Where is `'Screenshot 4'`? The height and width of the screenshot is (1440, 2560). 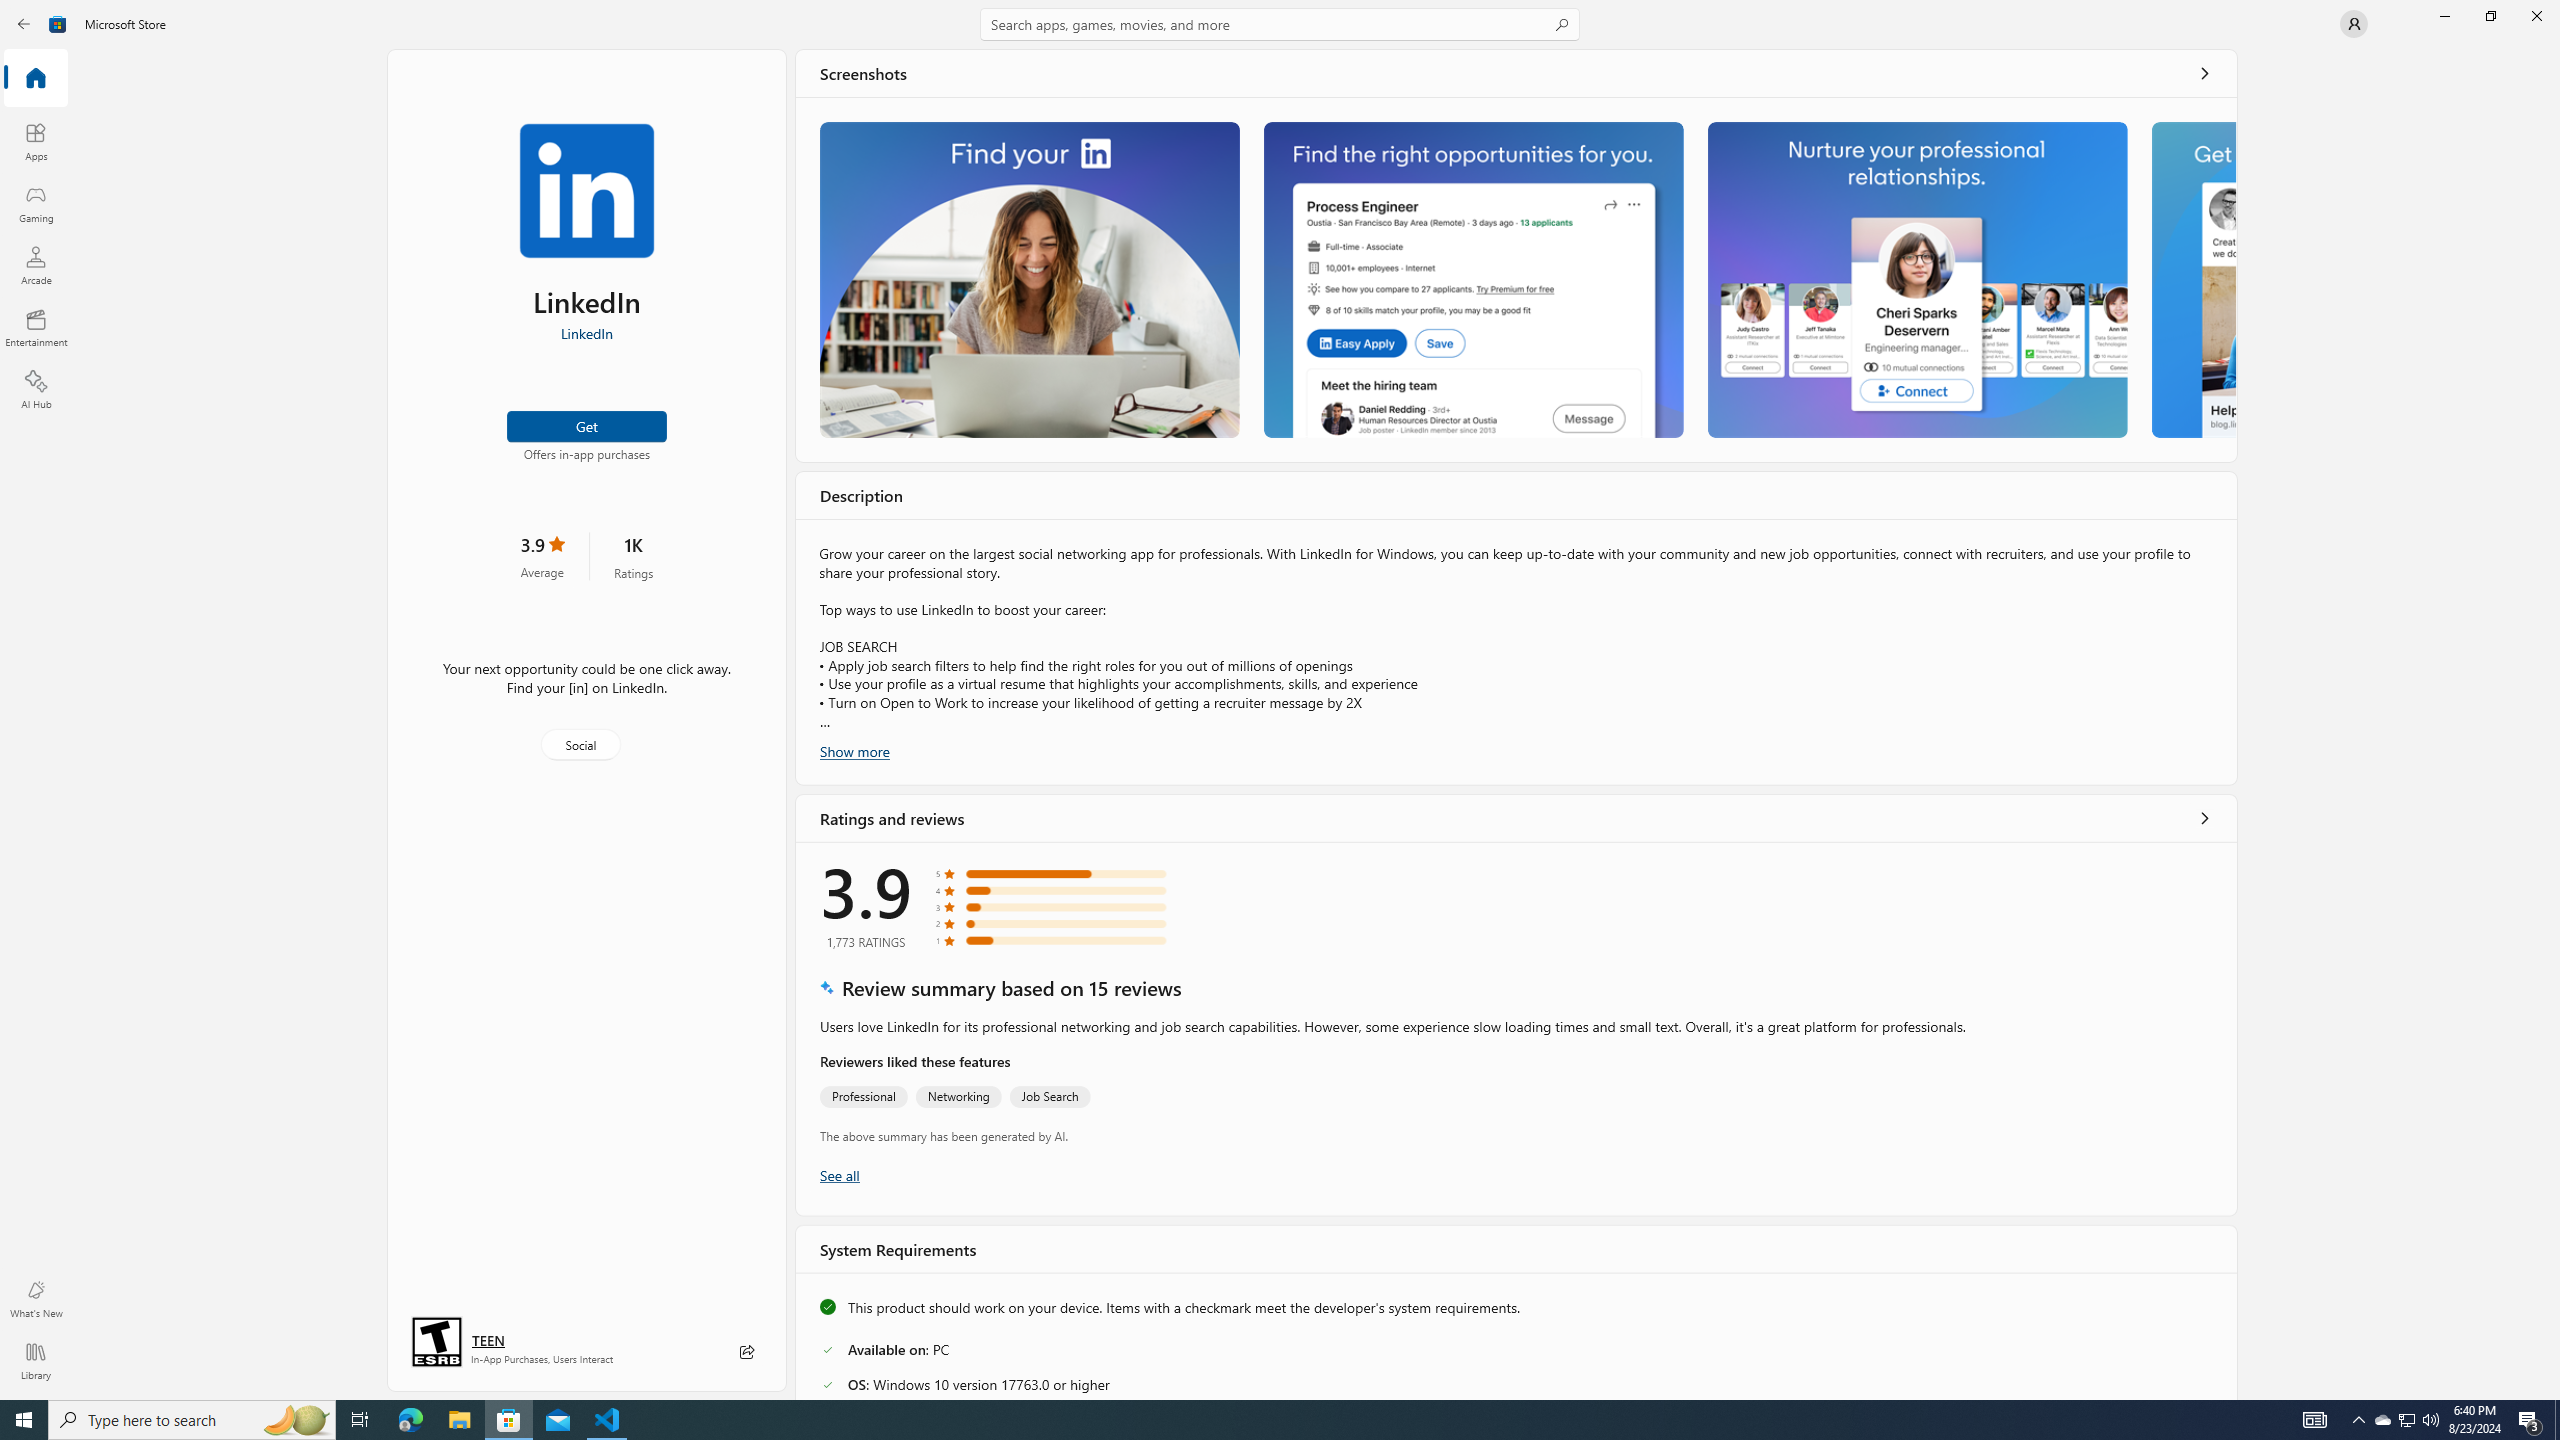
'Screenshot 4' is located at coordinates (2192, 279).